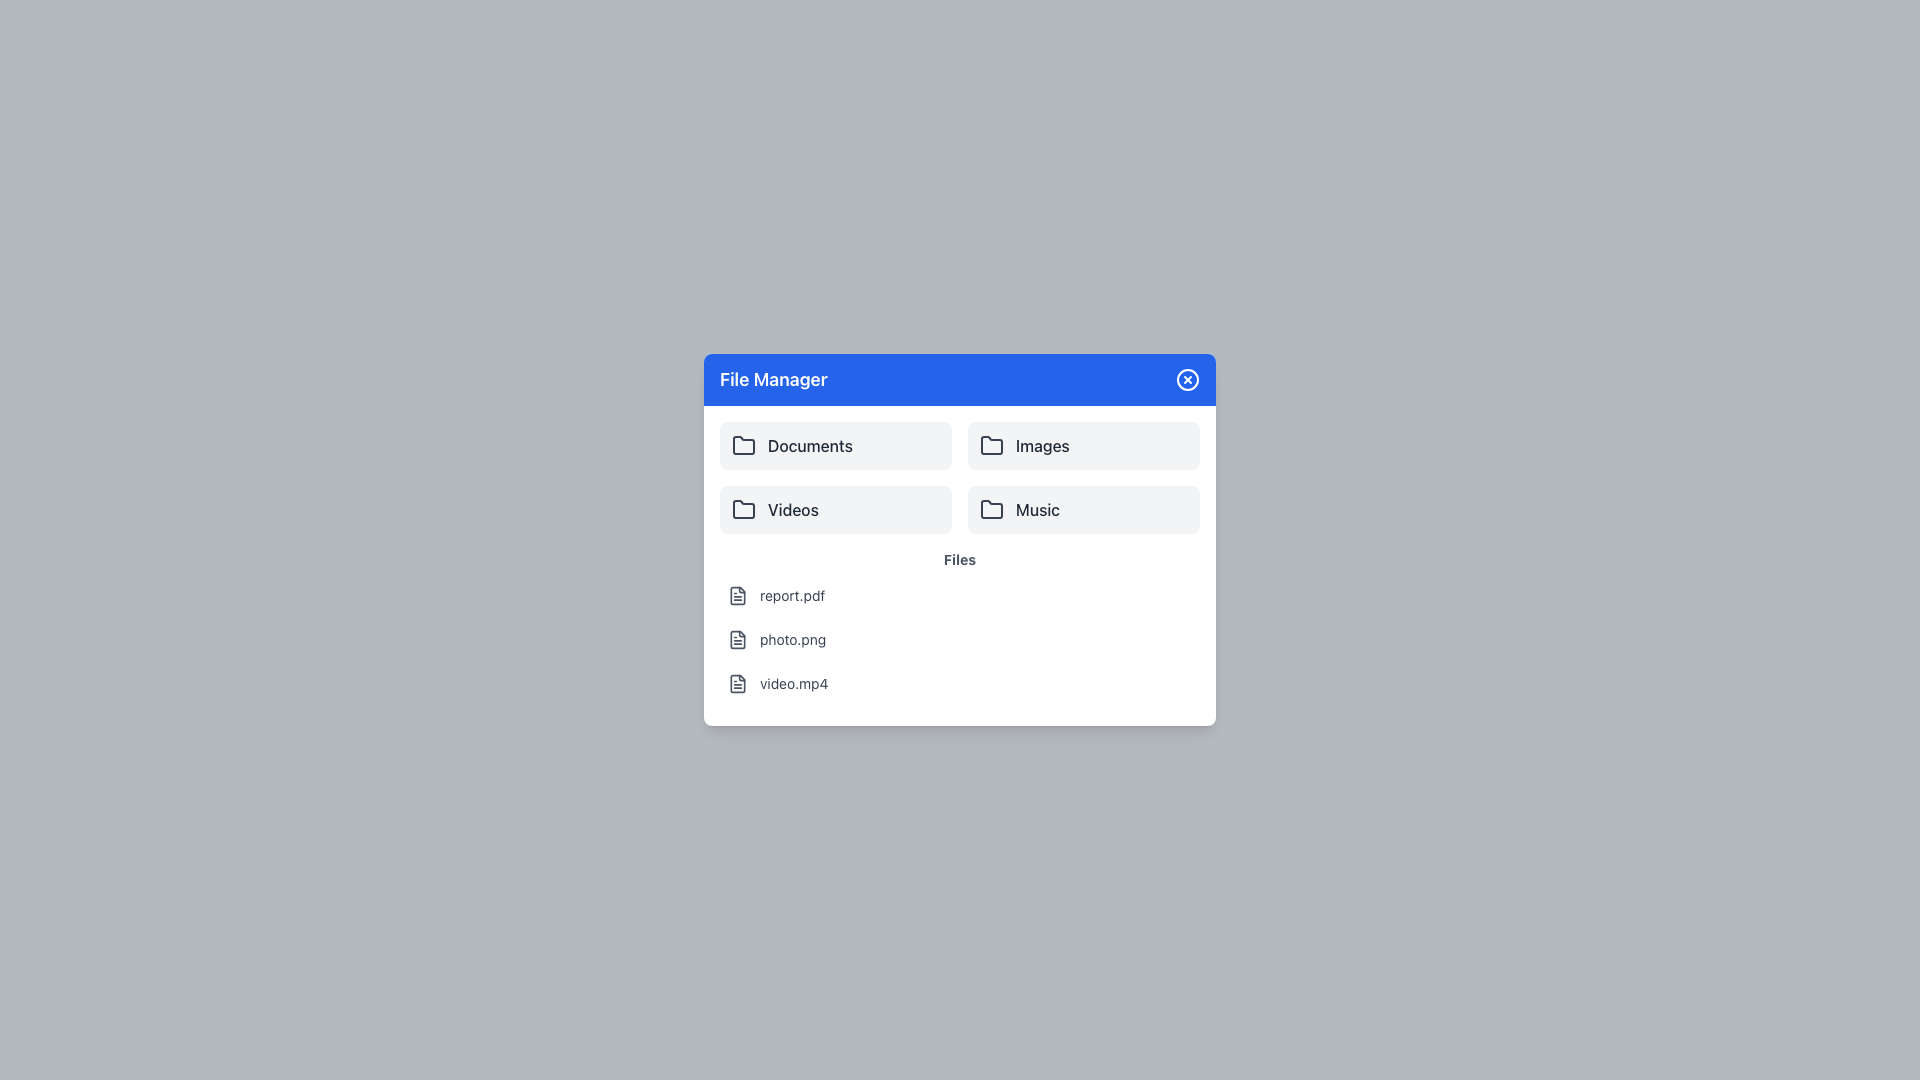 The width and height of the screenshot is (1920, 1080). I want to click on label that identifies the folder containing music-related files, located at the bottom-right of a 2x2 grid, positioned to the right of an icon, so click(1037, 508).